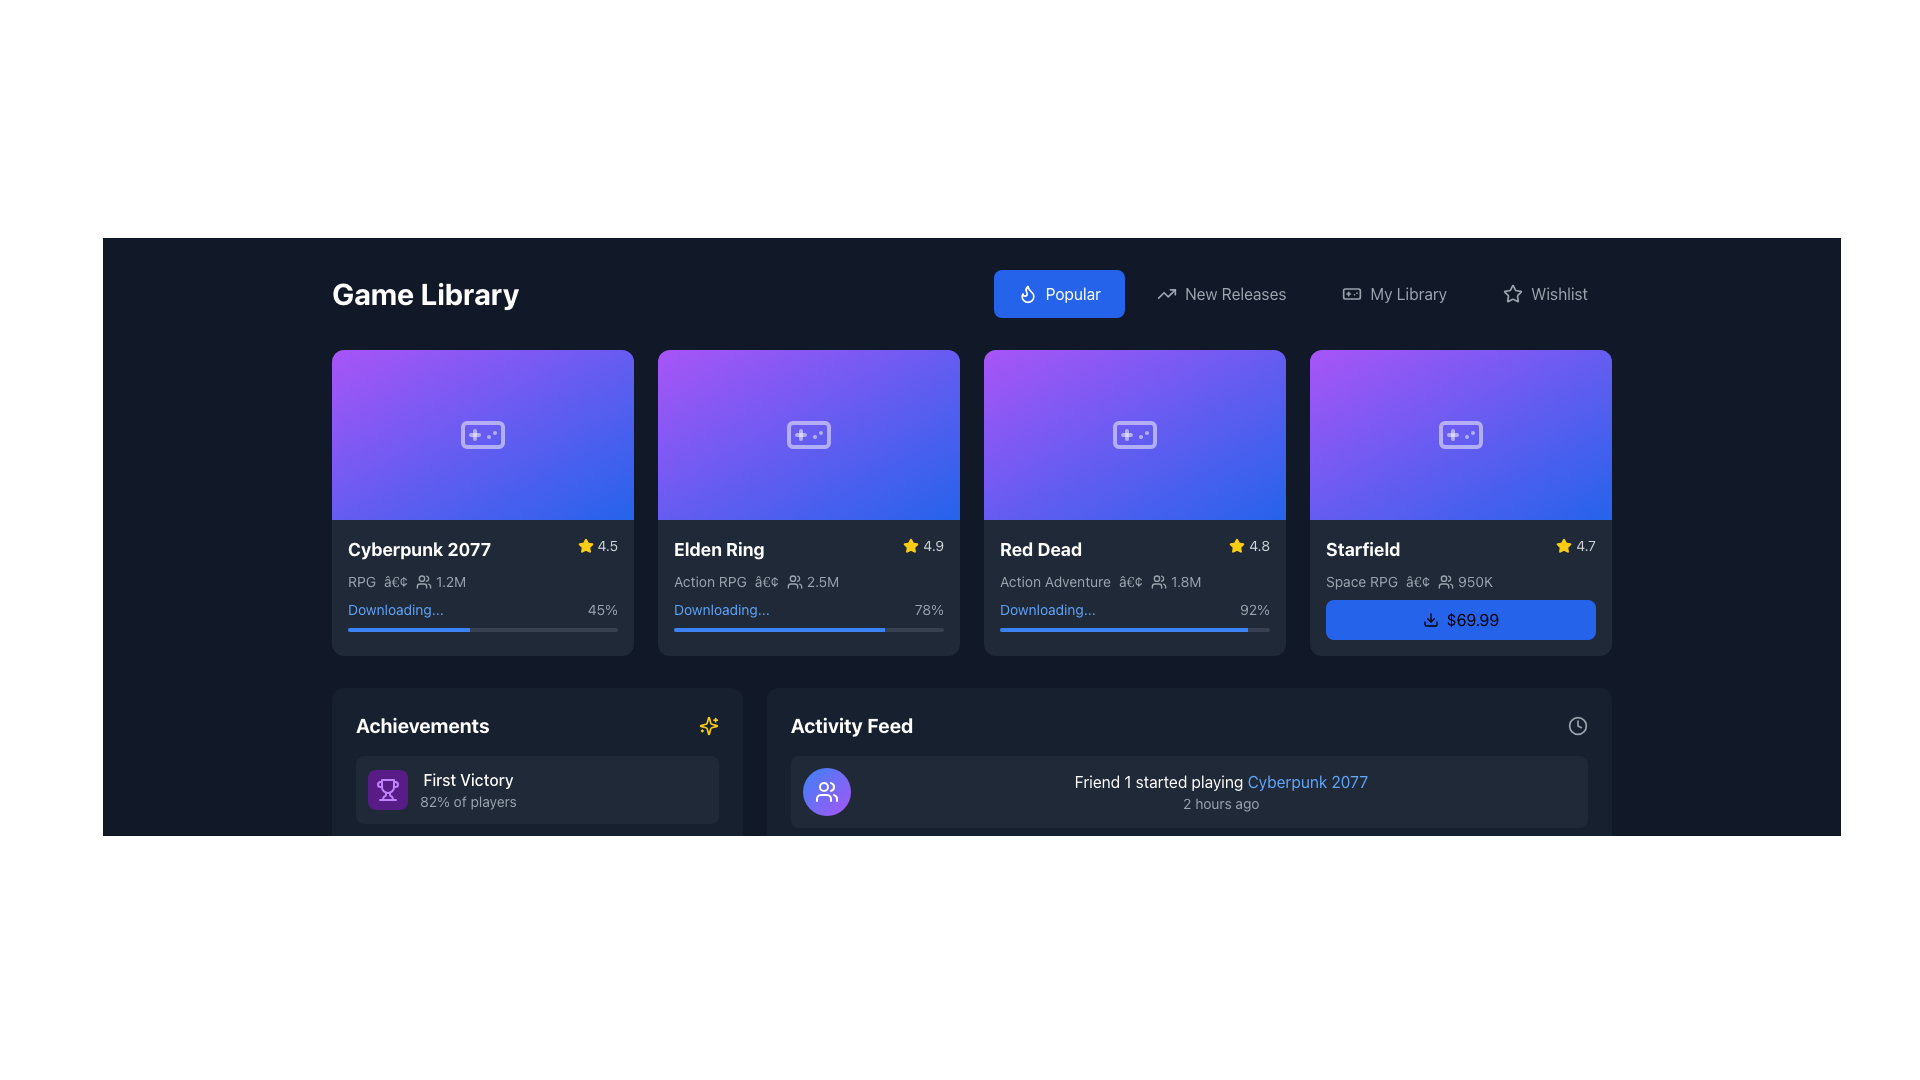 This screenshot has height=1080, width=1920. What do you see at coordinates (1460, 433) in the screenshot?
I see `the image placeholder in the 'Starfield' game card, which has a gradient background from purple to blue and a white gamepad icon in the center` at bounding box center [1460, 433].